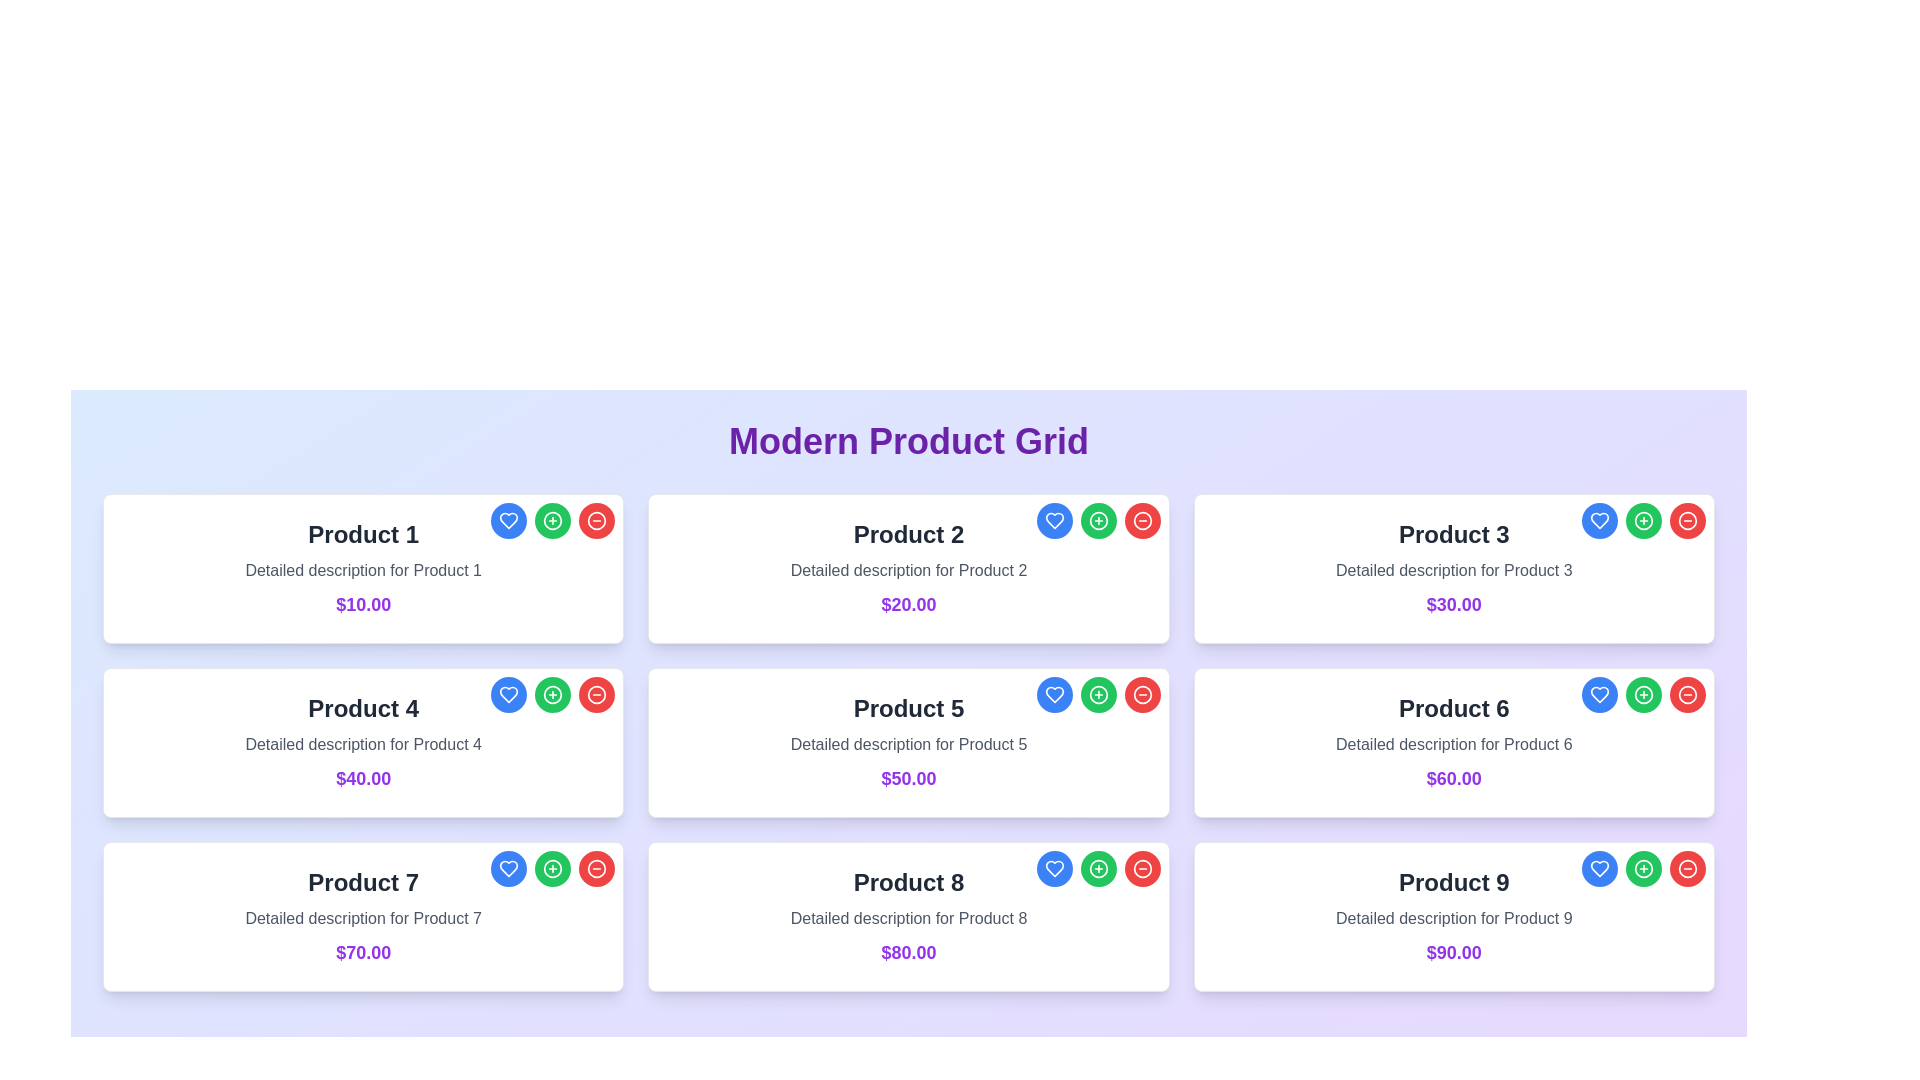 The width and height of the screenshot is (1920, 1080). Describe the element at coordinates (1454, 604) in the screenshot. I see `the bold purple text displaying '$30.00' located beneath the product description for 'Product 3'` at that location.